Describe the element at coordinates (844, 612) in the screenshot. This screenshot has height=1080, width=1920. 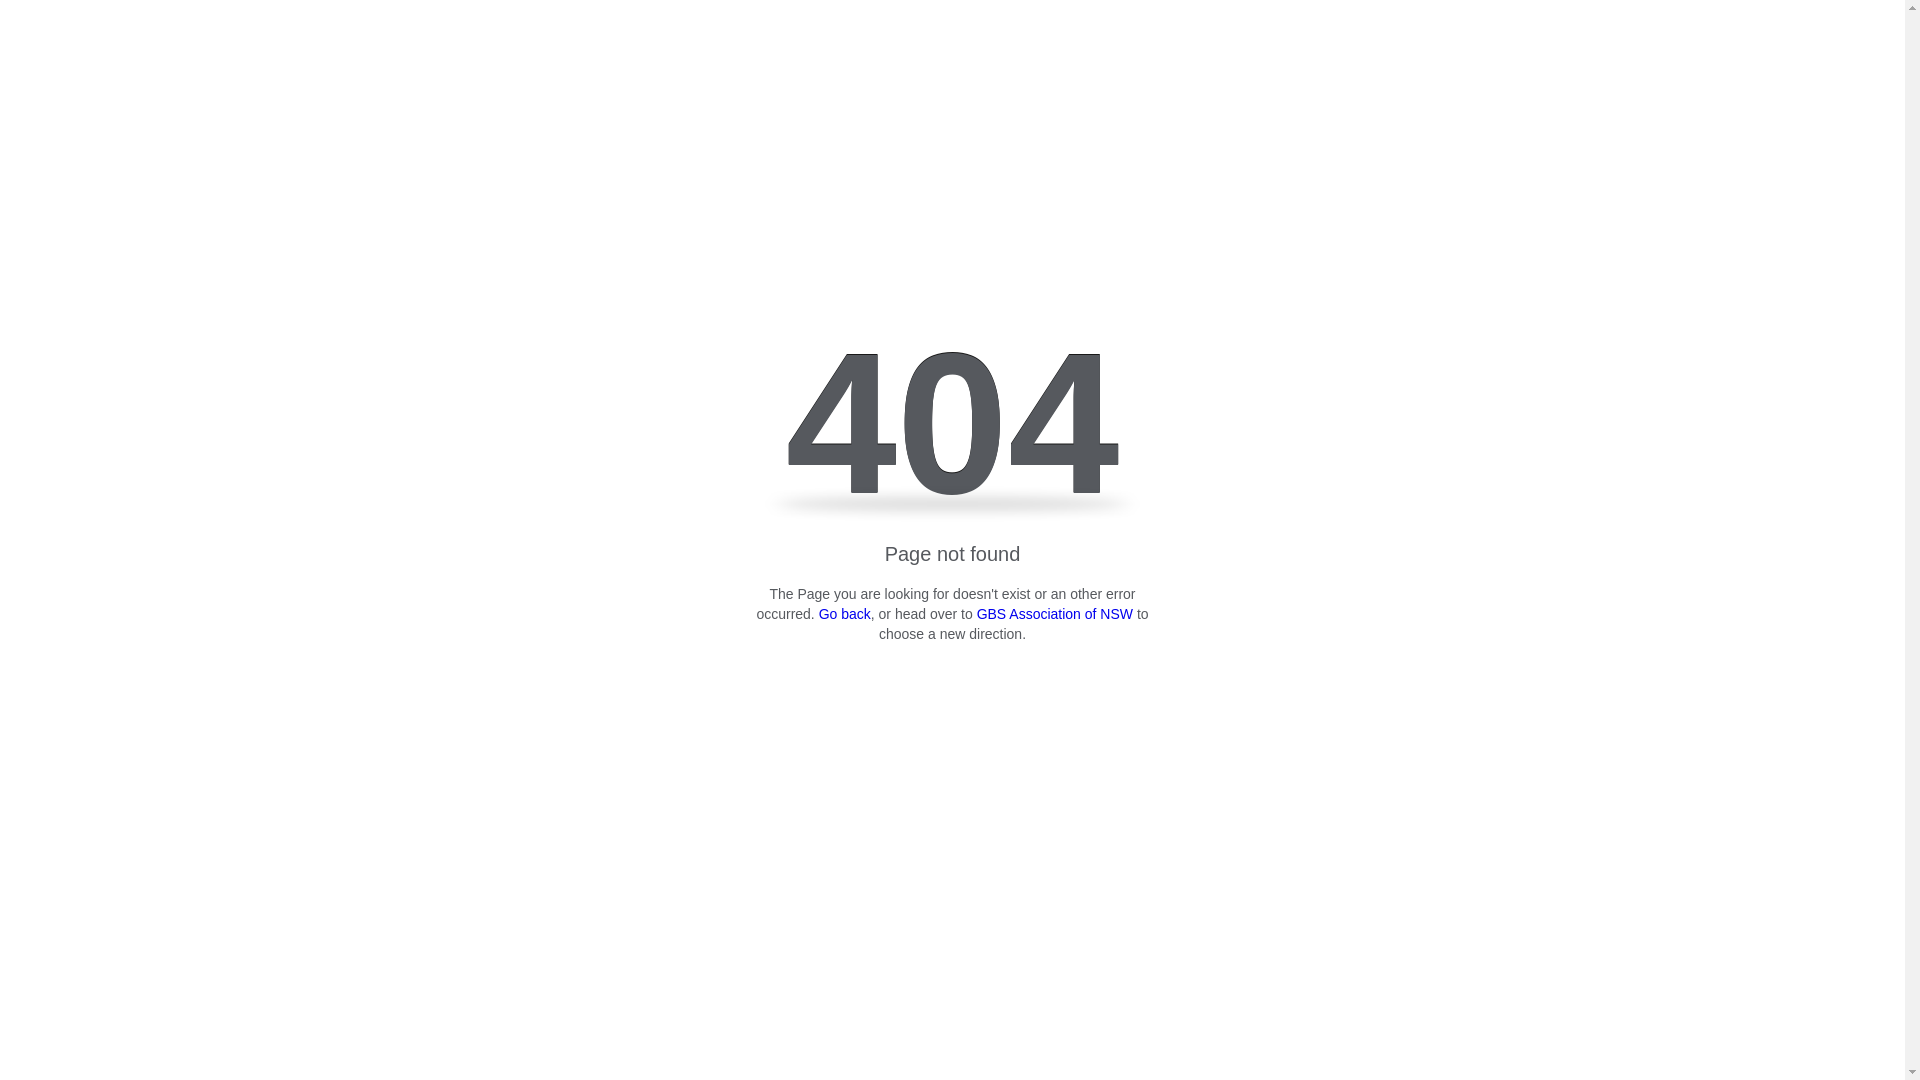
I see `'Go back'` at that location.